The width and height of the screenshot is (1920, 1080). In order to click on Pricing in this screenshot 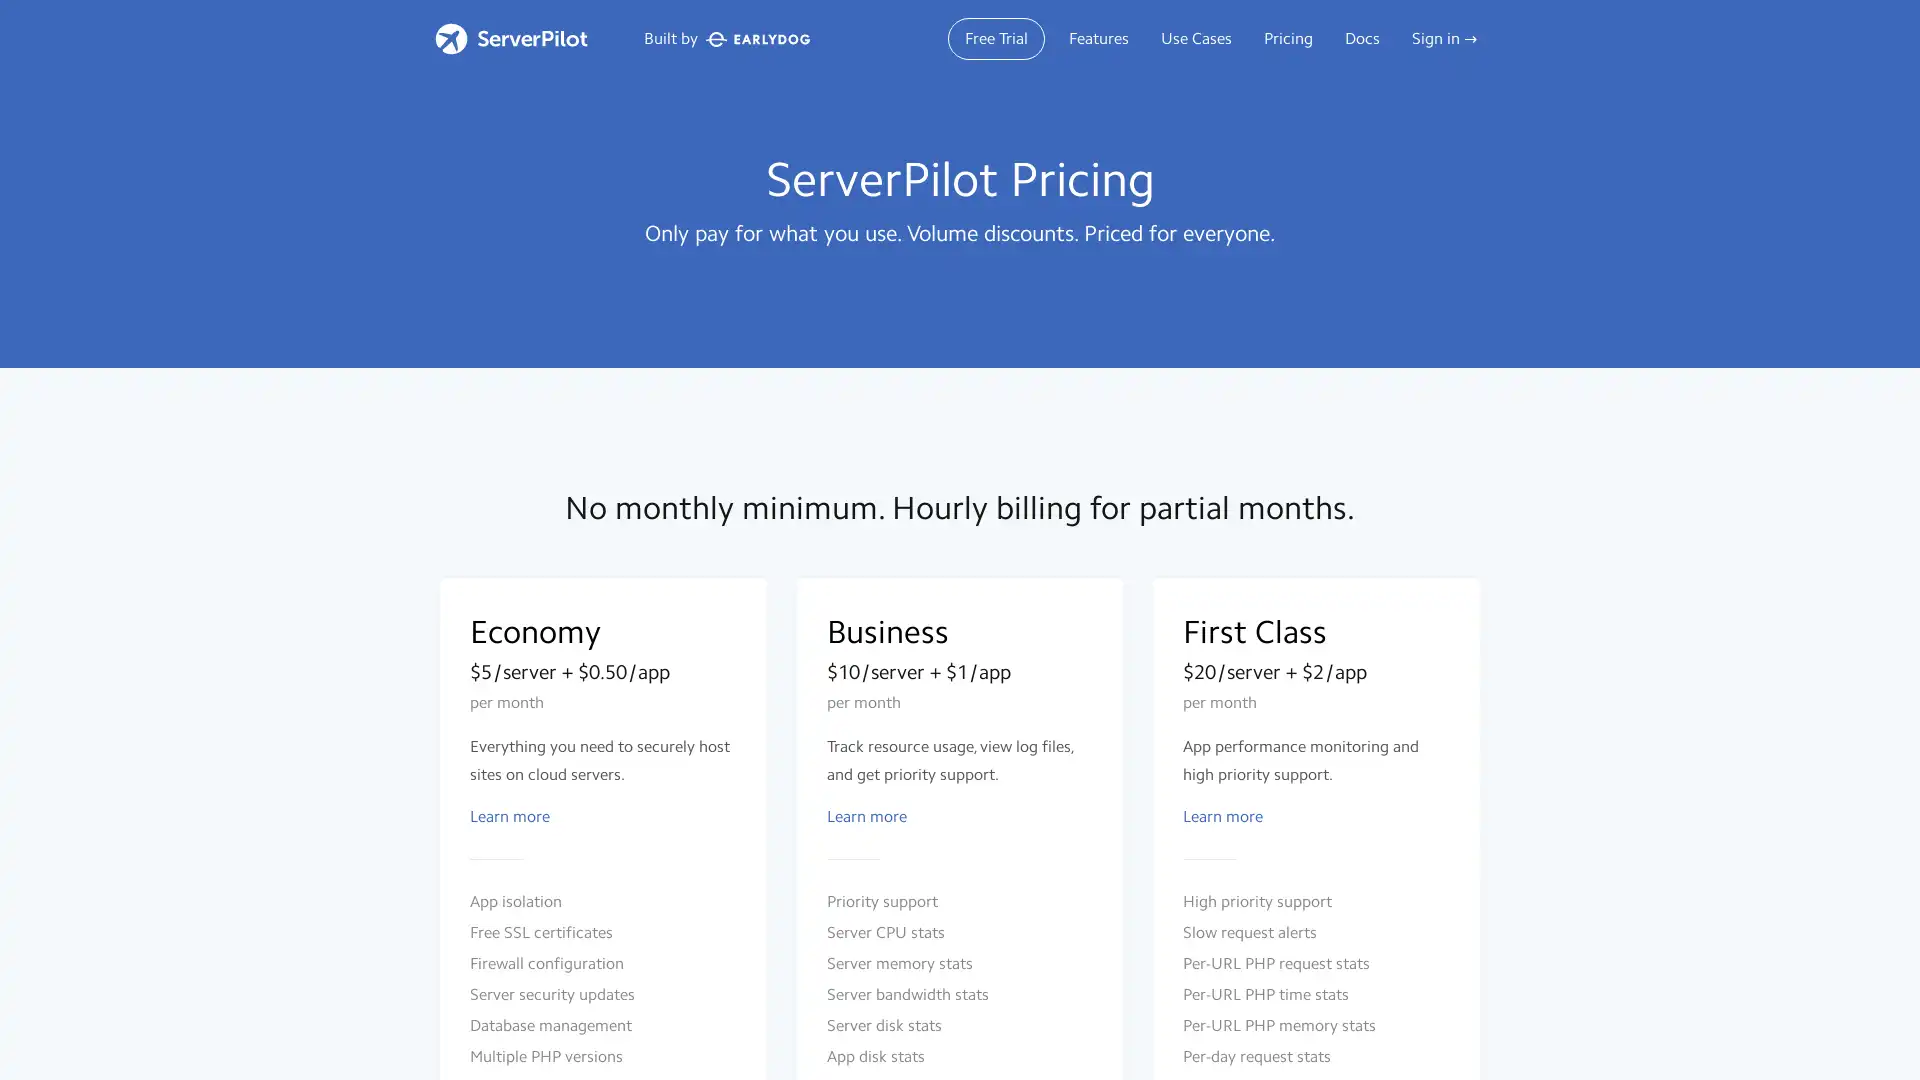, I will do `click(1288, 38)`.